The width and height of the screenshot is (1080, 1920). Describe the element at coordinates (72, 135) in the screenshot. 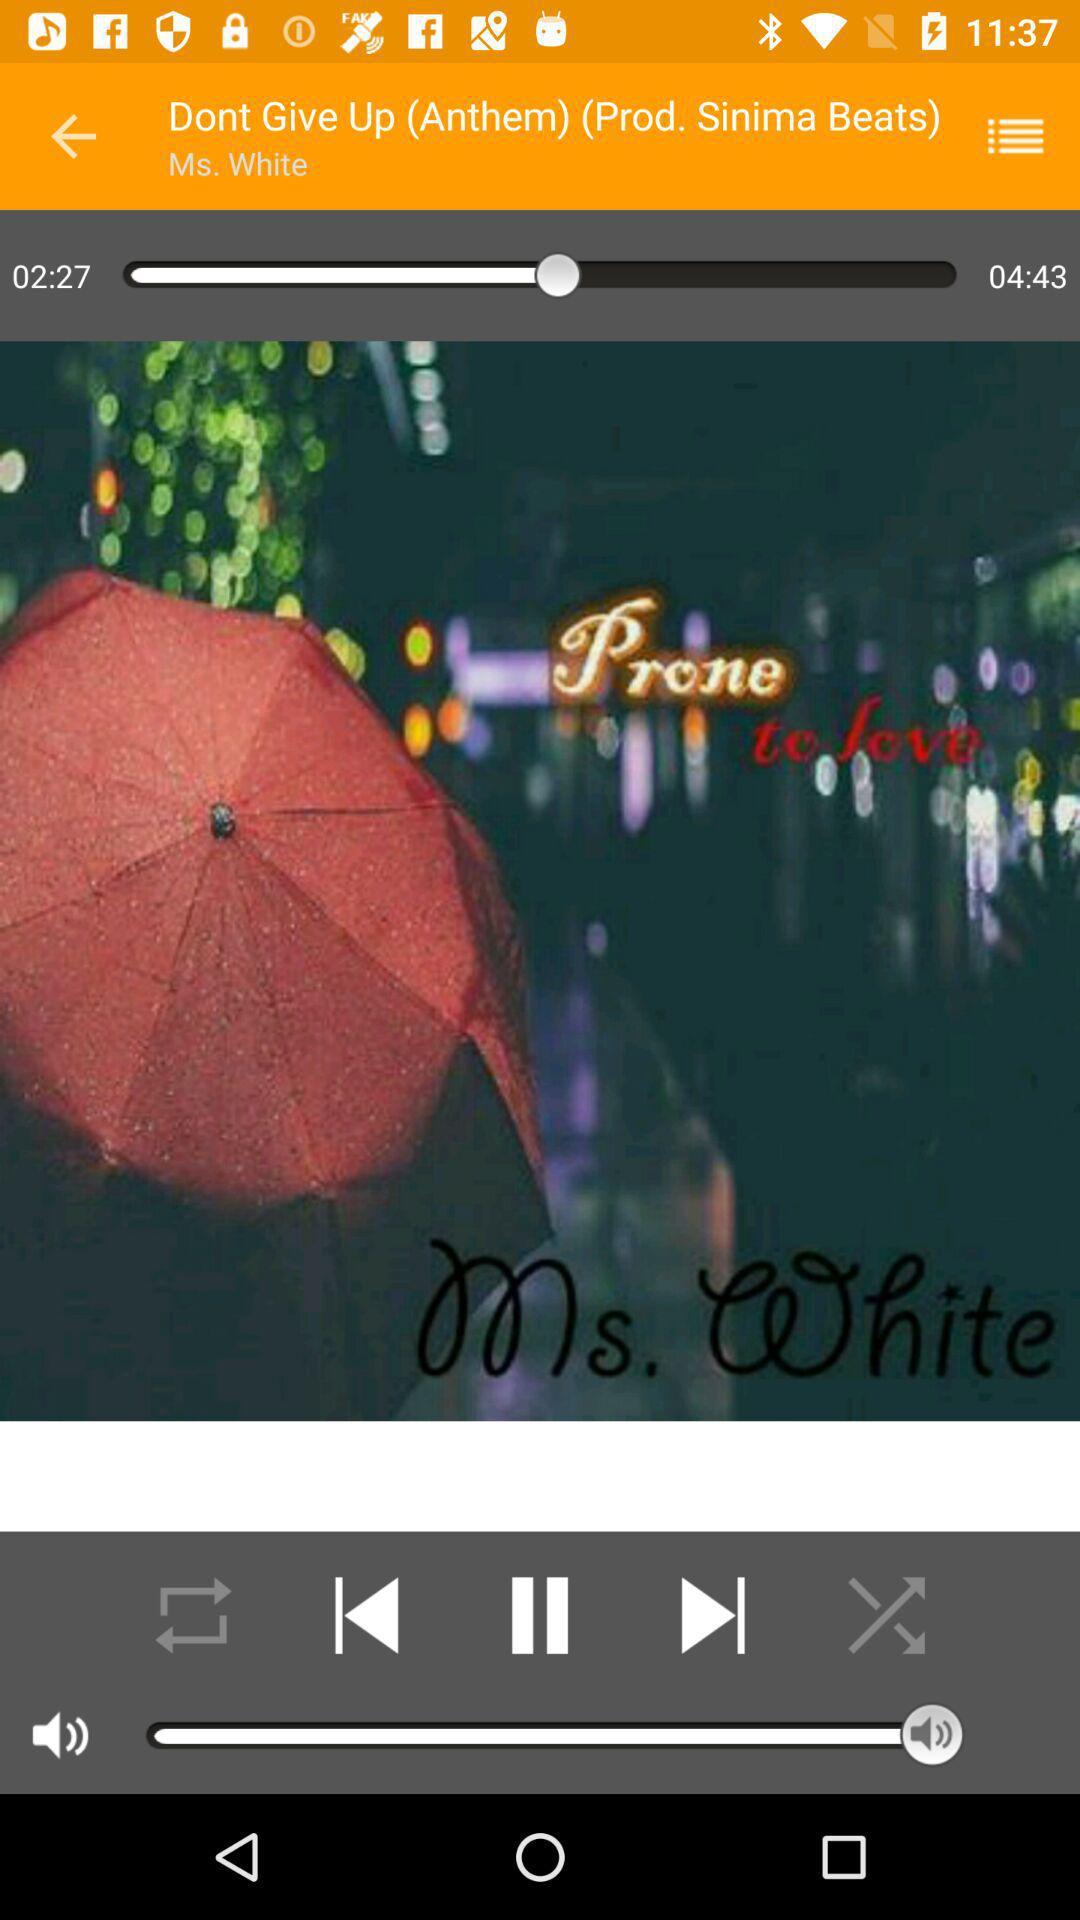

I see `item next to dont give up icon` at that location.